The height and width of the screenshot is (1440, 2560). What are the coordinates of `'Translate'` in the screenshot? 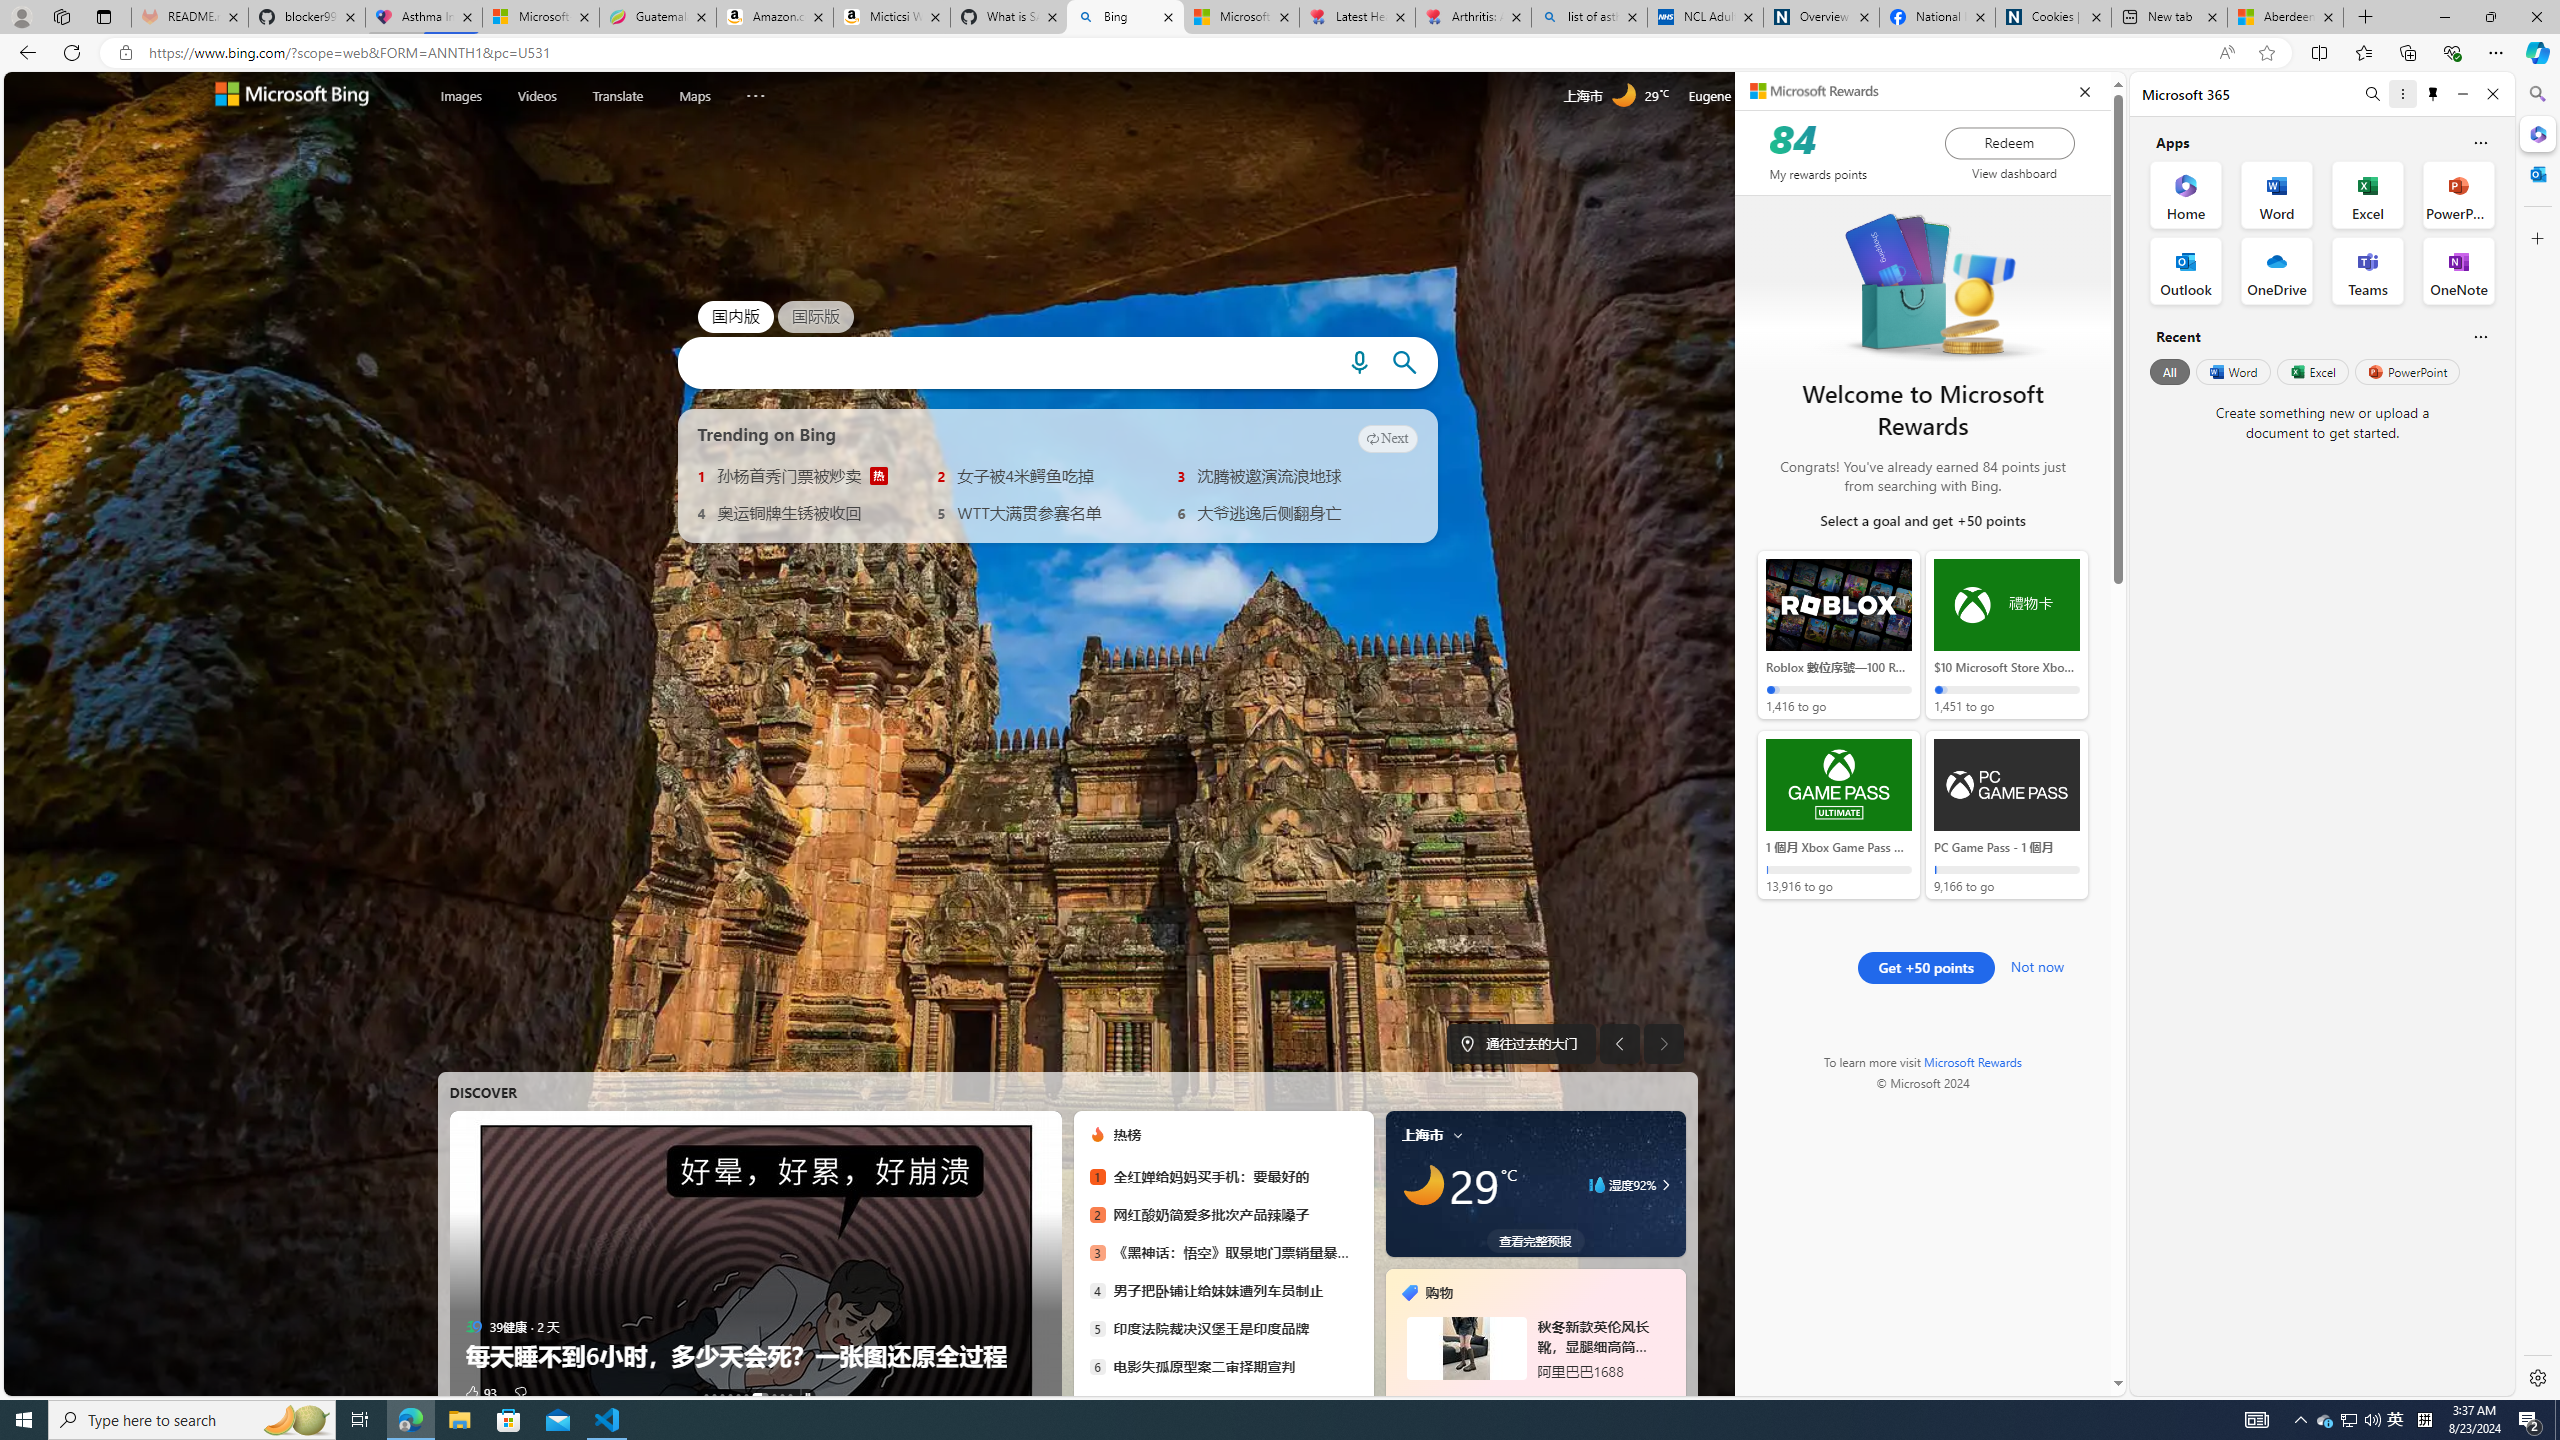 It's located at (617, 95).